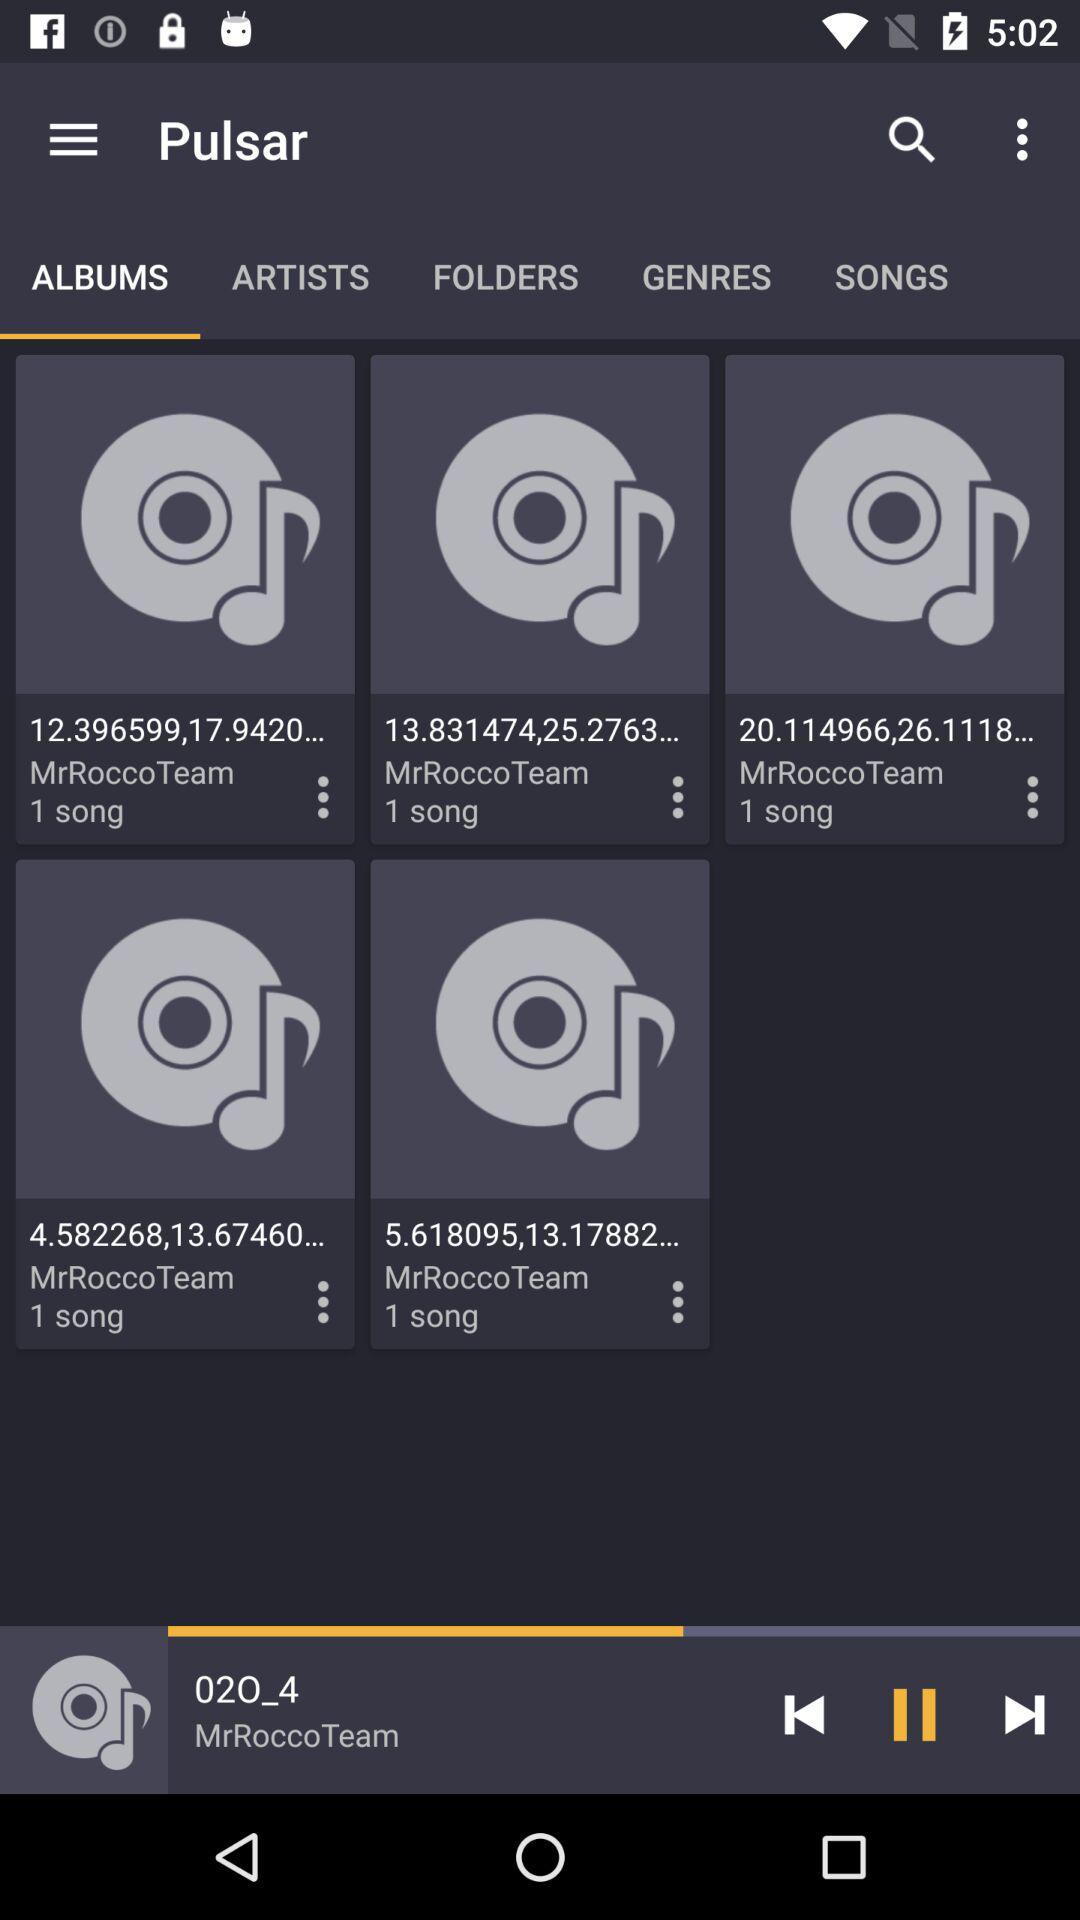 The width and height of the screenshot is (1080, 1920). What do you see at coordinates (911, 138) in the screenshot?
I see `item to the right of pulsar app` at bounding box center [911, 138].